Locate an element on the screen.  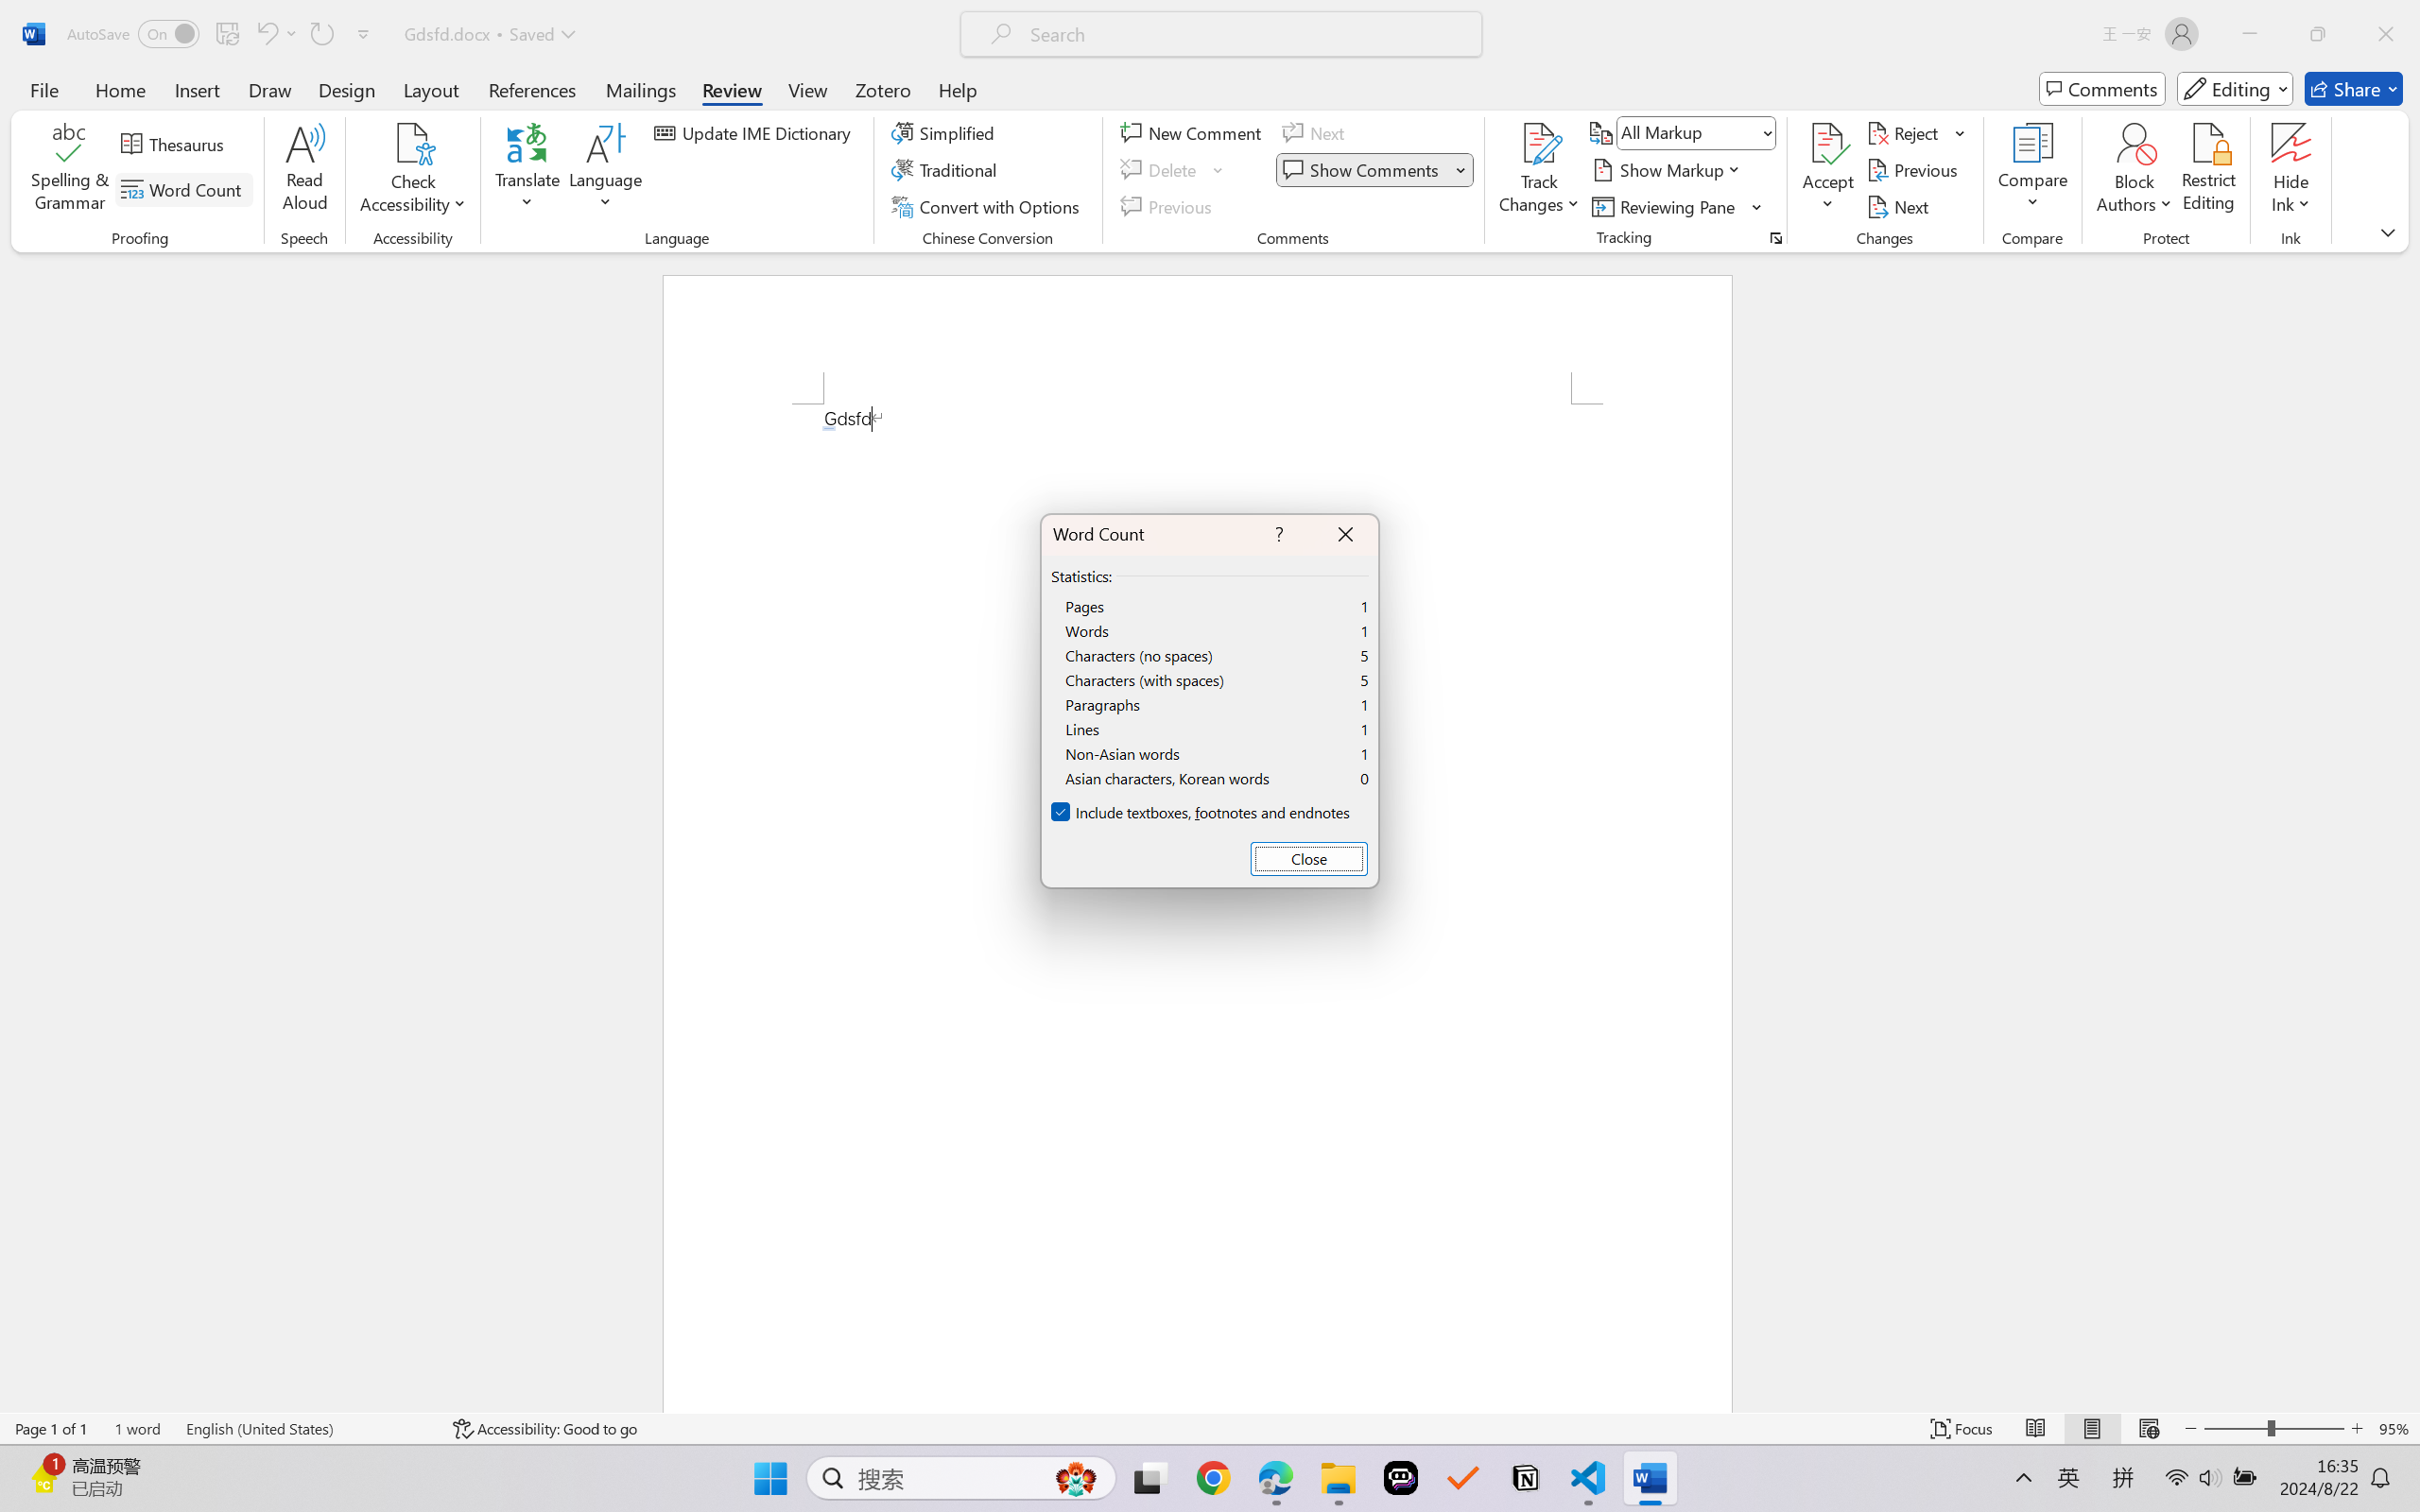
'Google Chrome' is located at coordinates (1213, 1478).